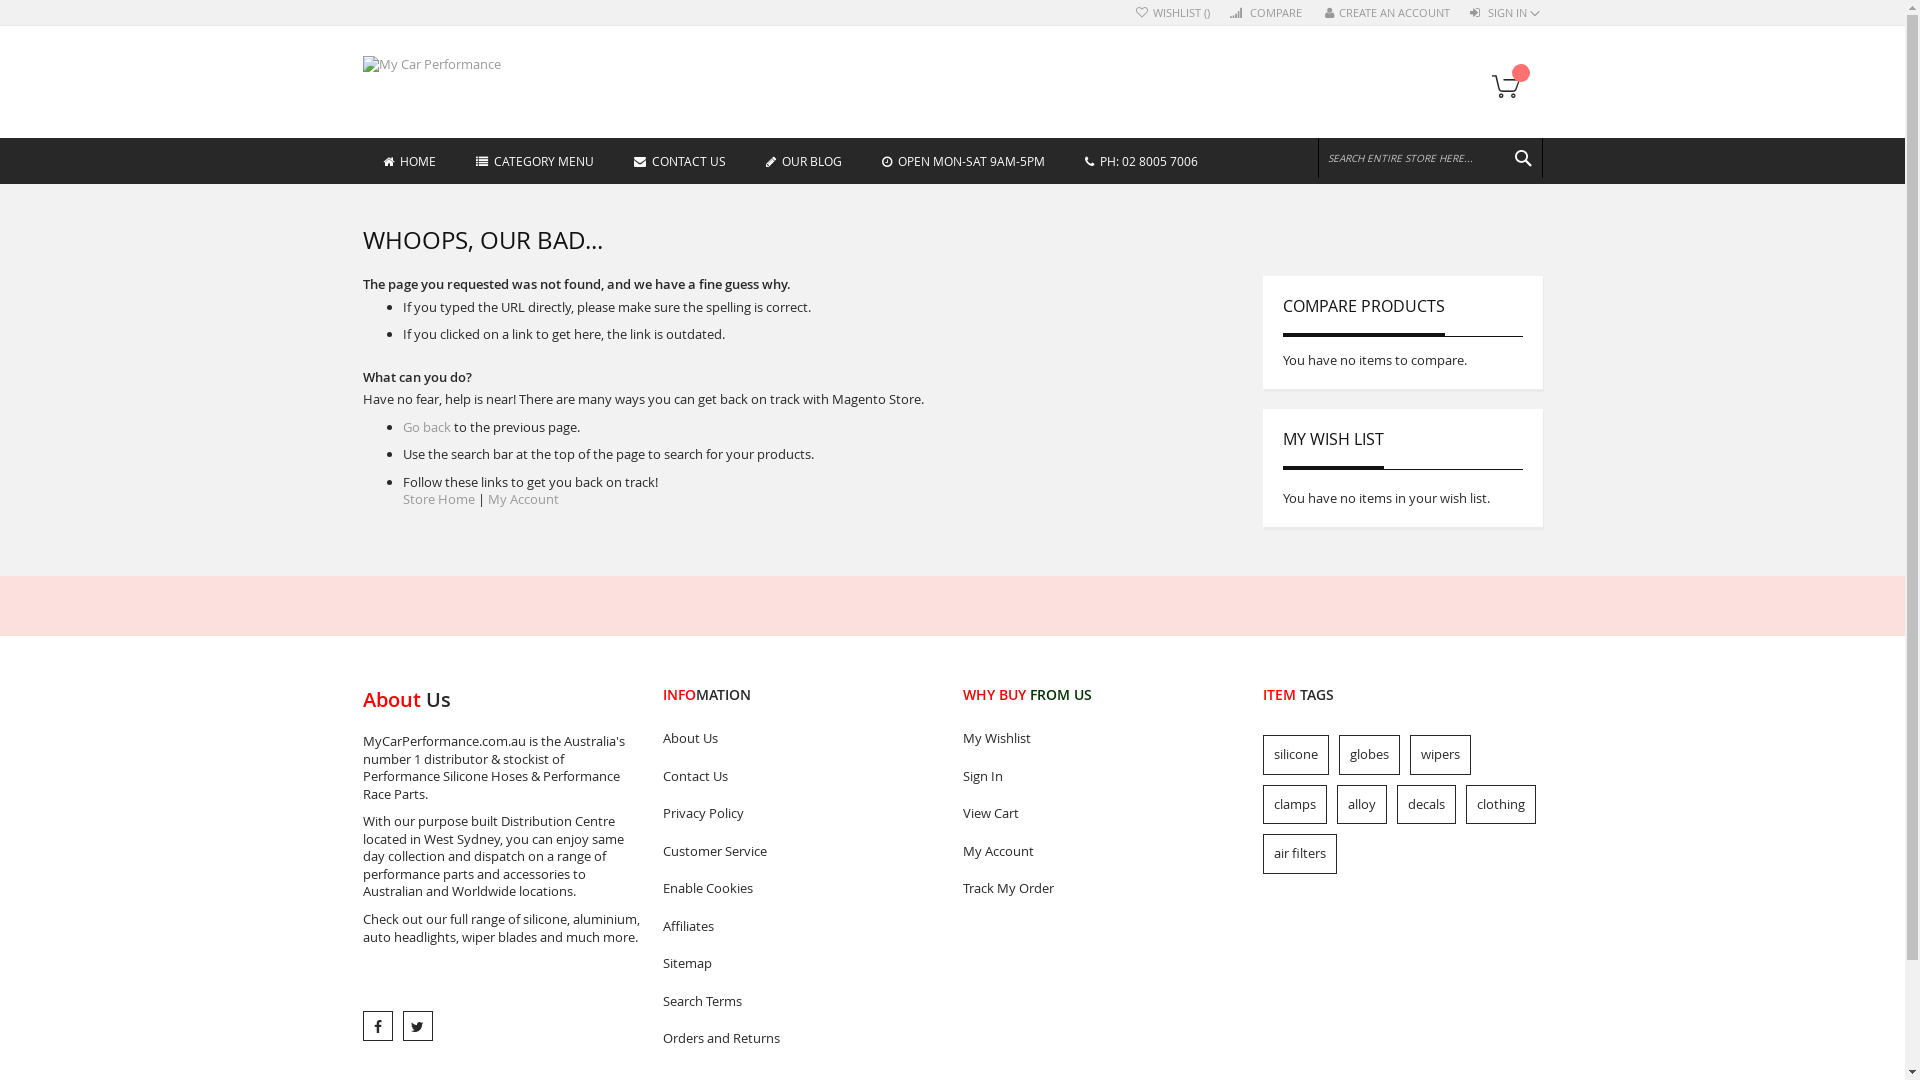  I want to click on 'CATEGORY MENU', so click(534, 159).